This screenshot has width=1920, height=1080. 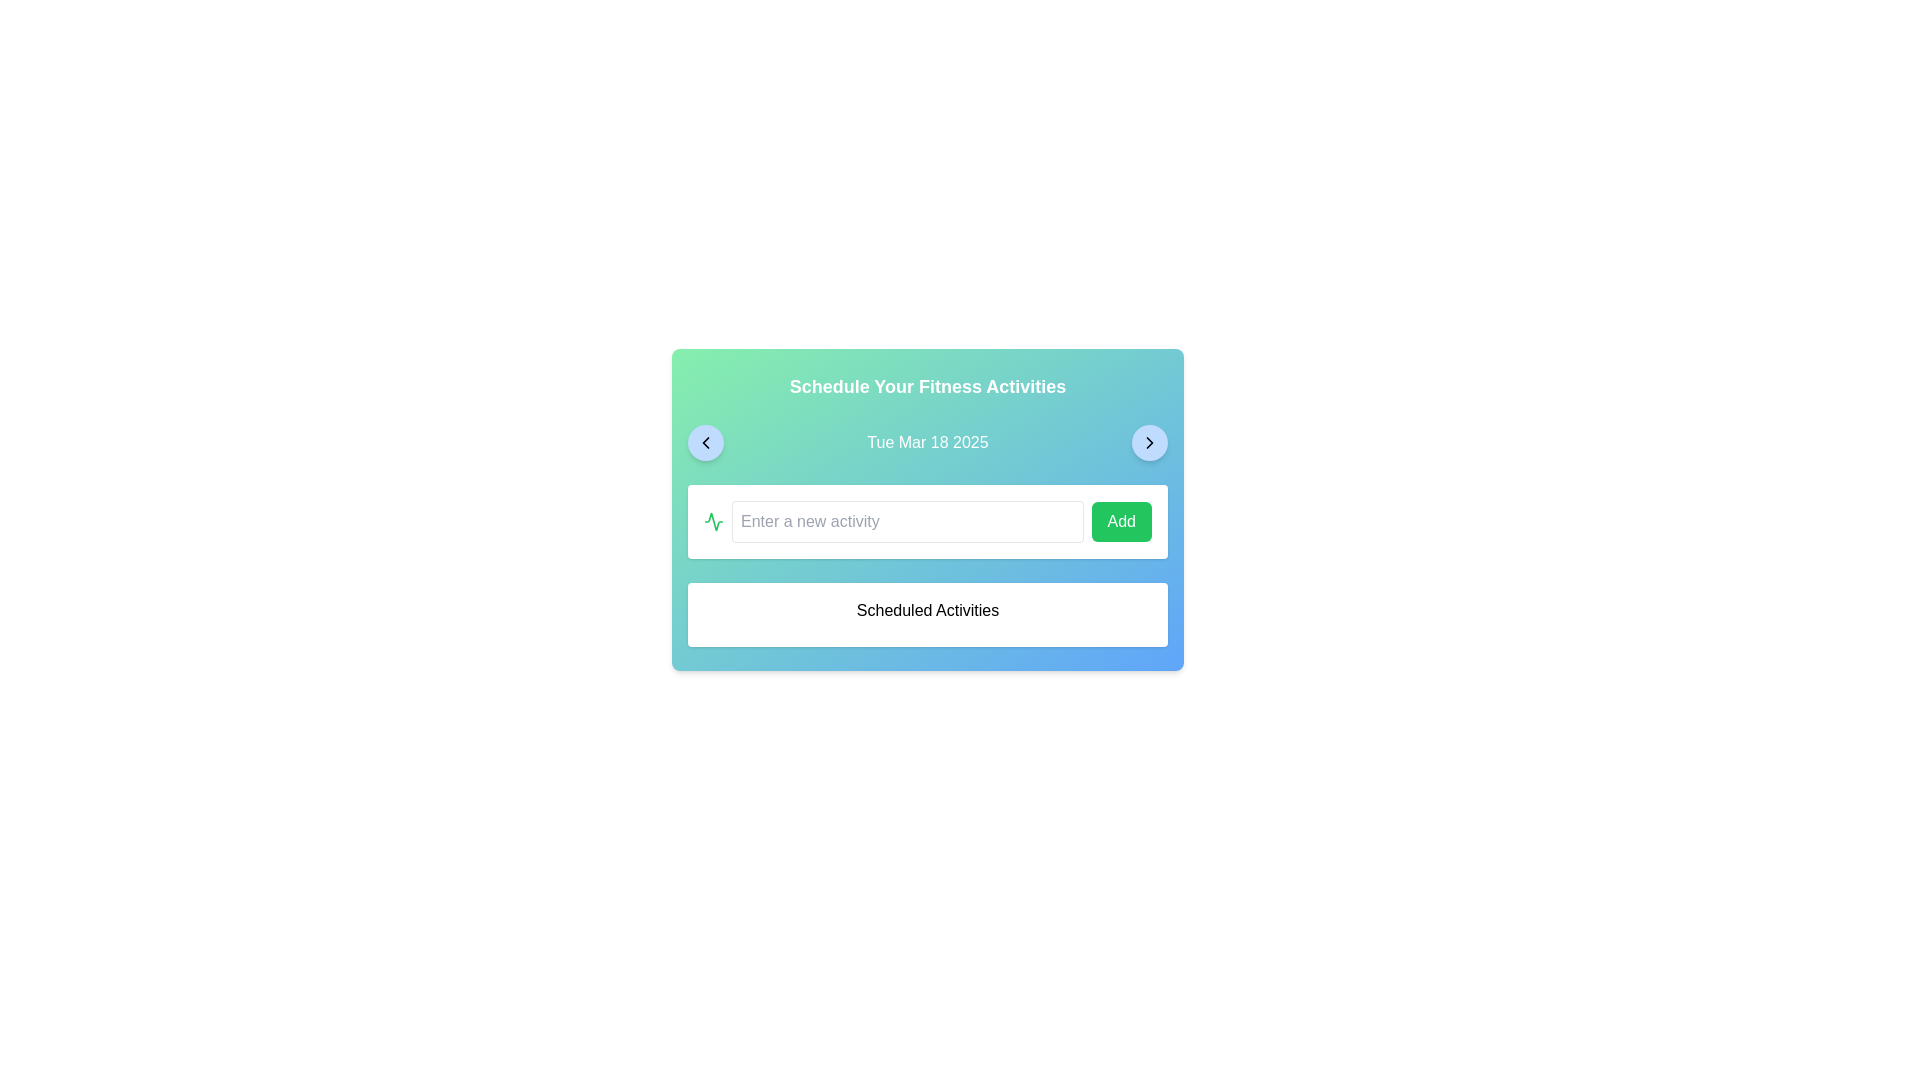 What do you see at coordinates (714, 520) in the screenshot?
I see `the green icon located to the left of the 'Enter a new activity' input field within the card interface` at bounding box center [714, 520].